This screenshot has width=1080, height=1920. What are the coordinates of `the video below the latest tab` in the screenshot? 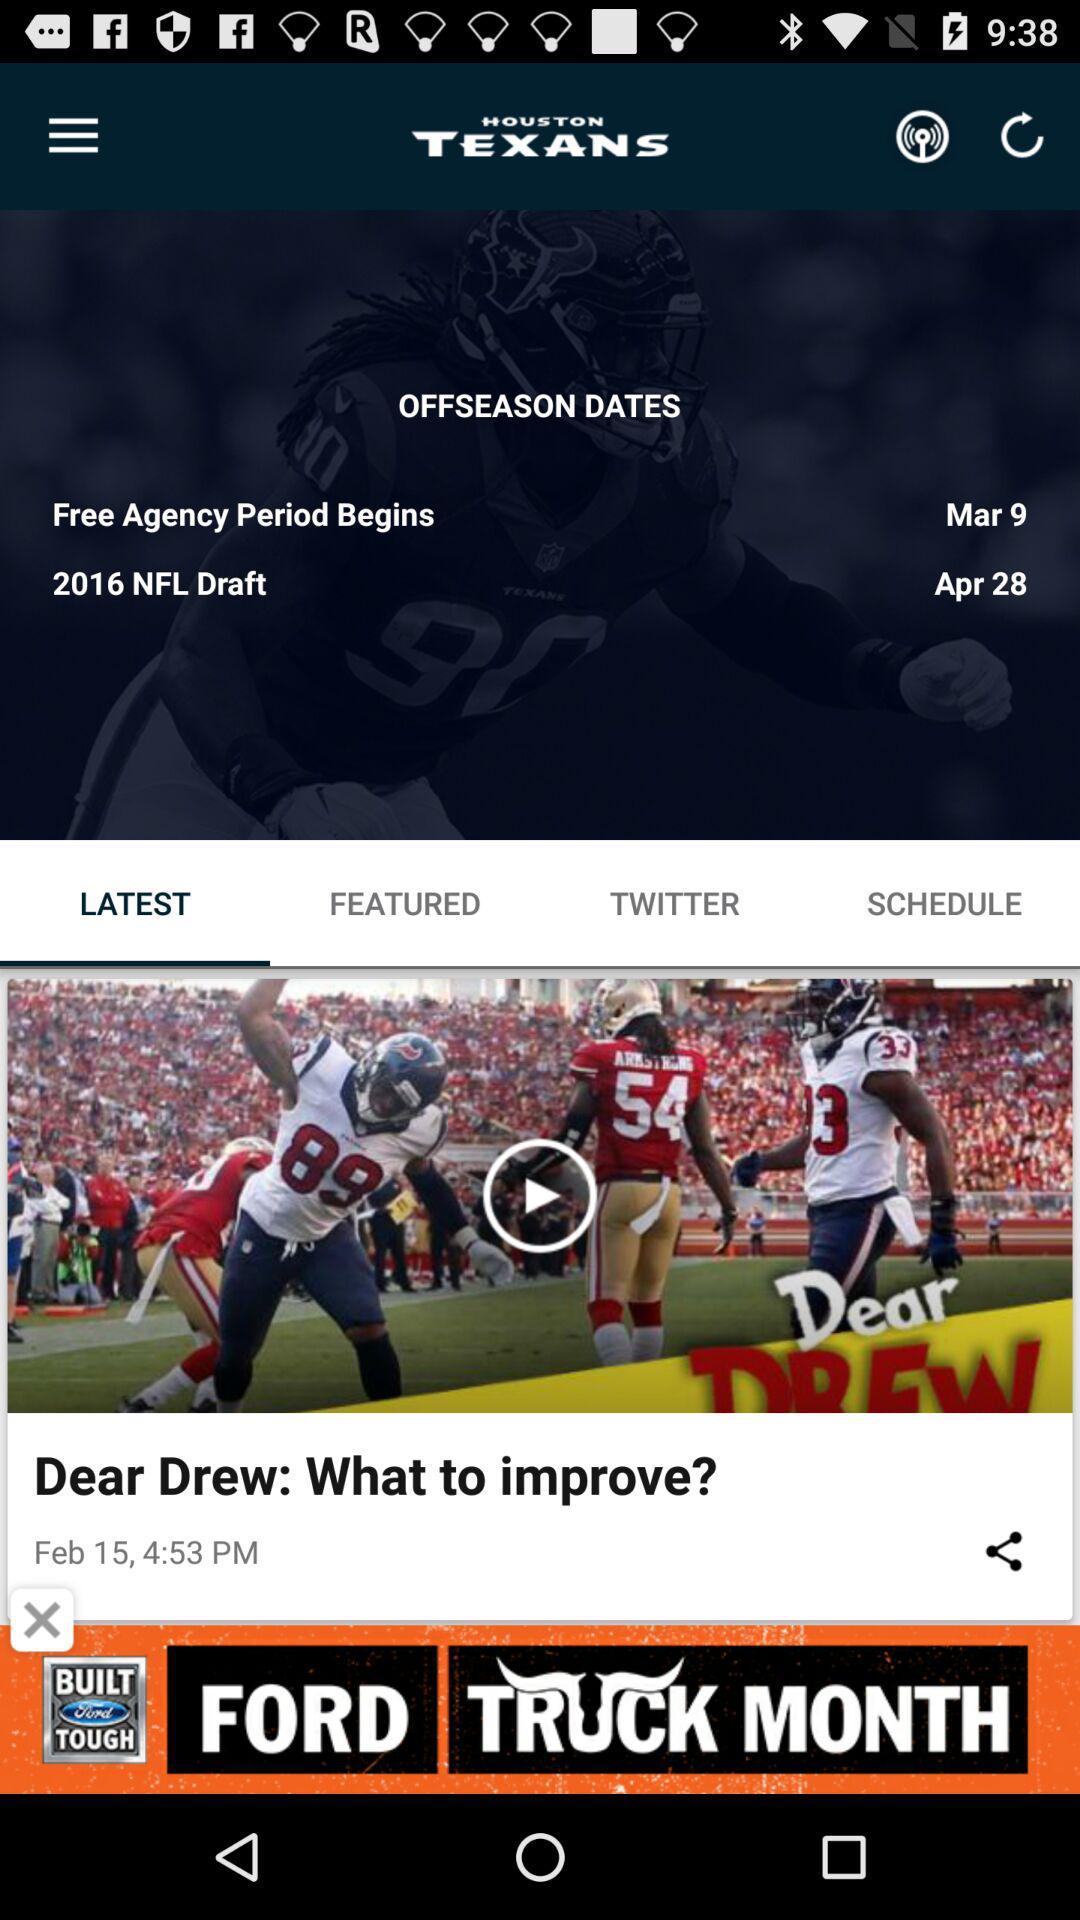 It's located at (540, 1195).